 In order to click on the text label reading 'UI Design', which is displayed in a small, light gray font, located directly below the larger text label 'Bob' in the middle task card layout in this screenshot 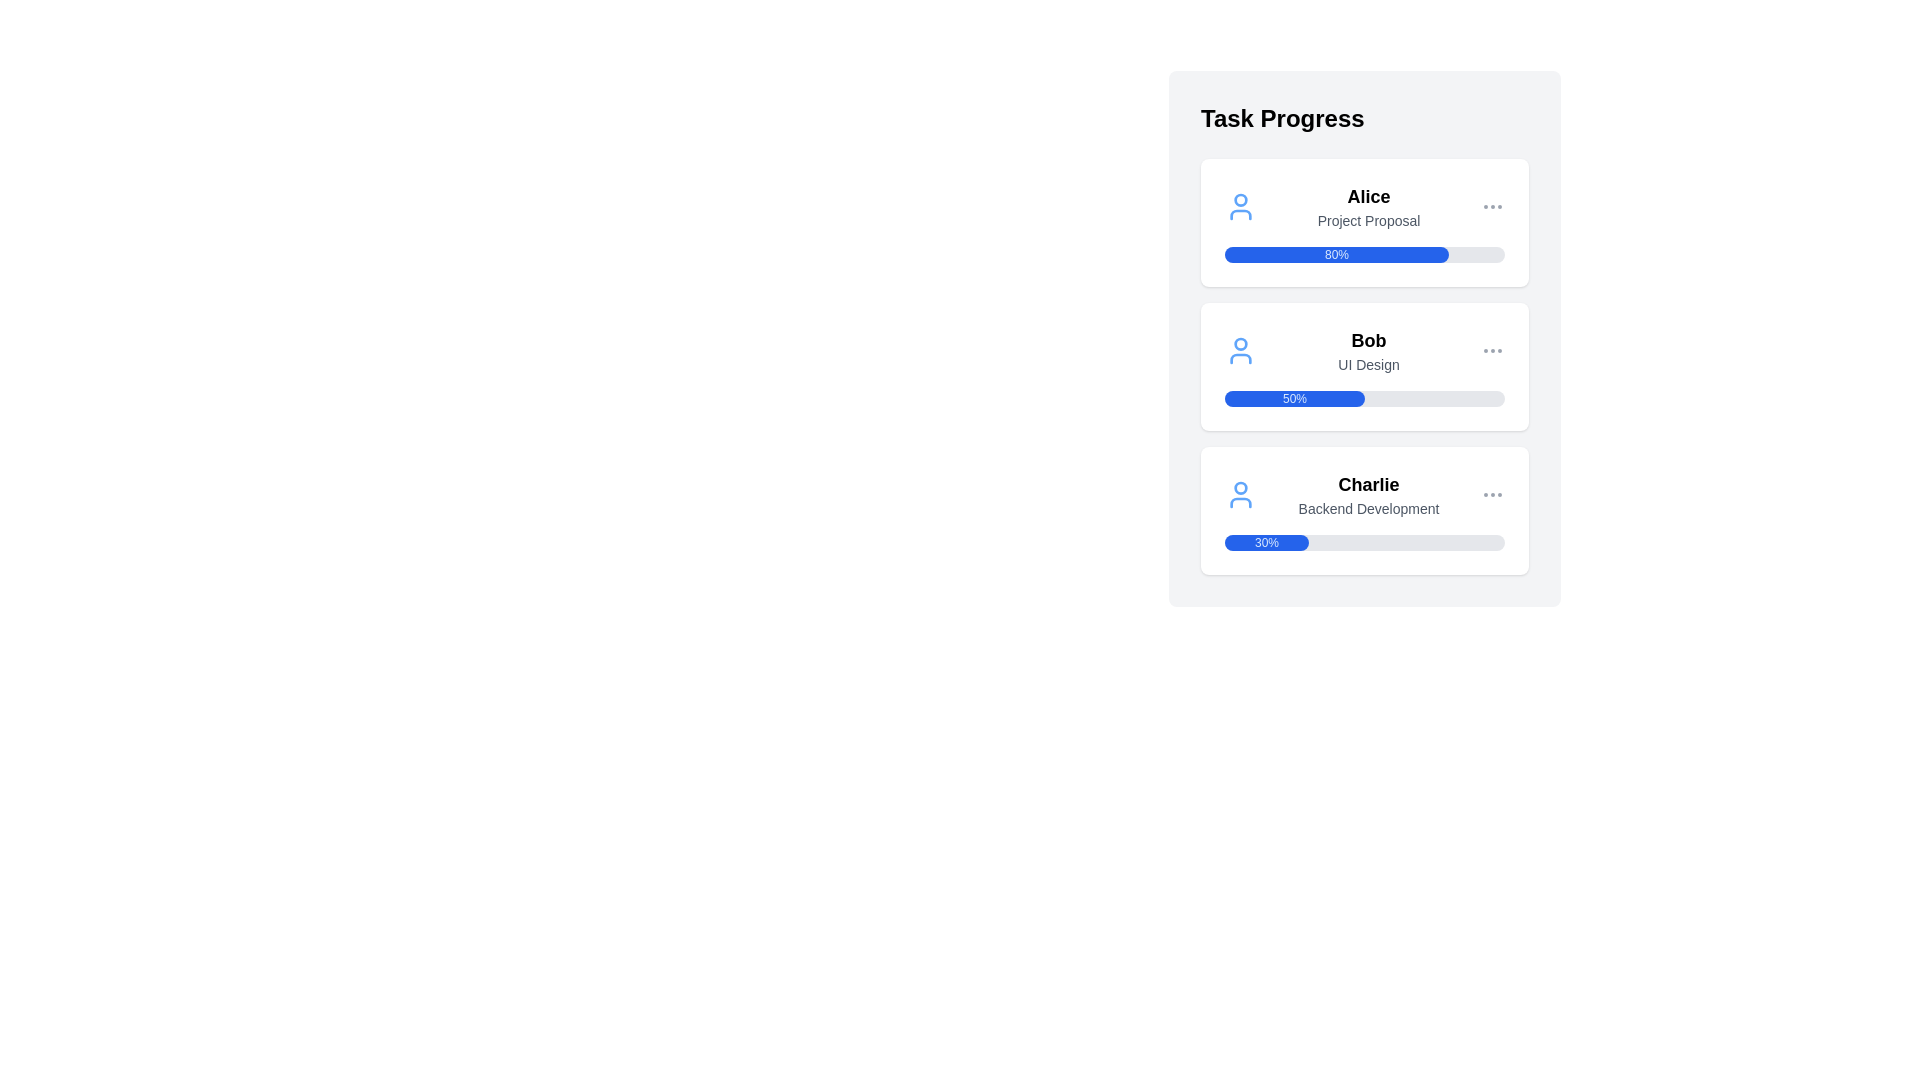, I will do `click(1367, 365)`.